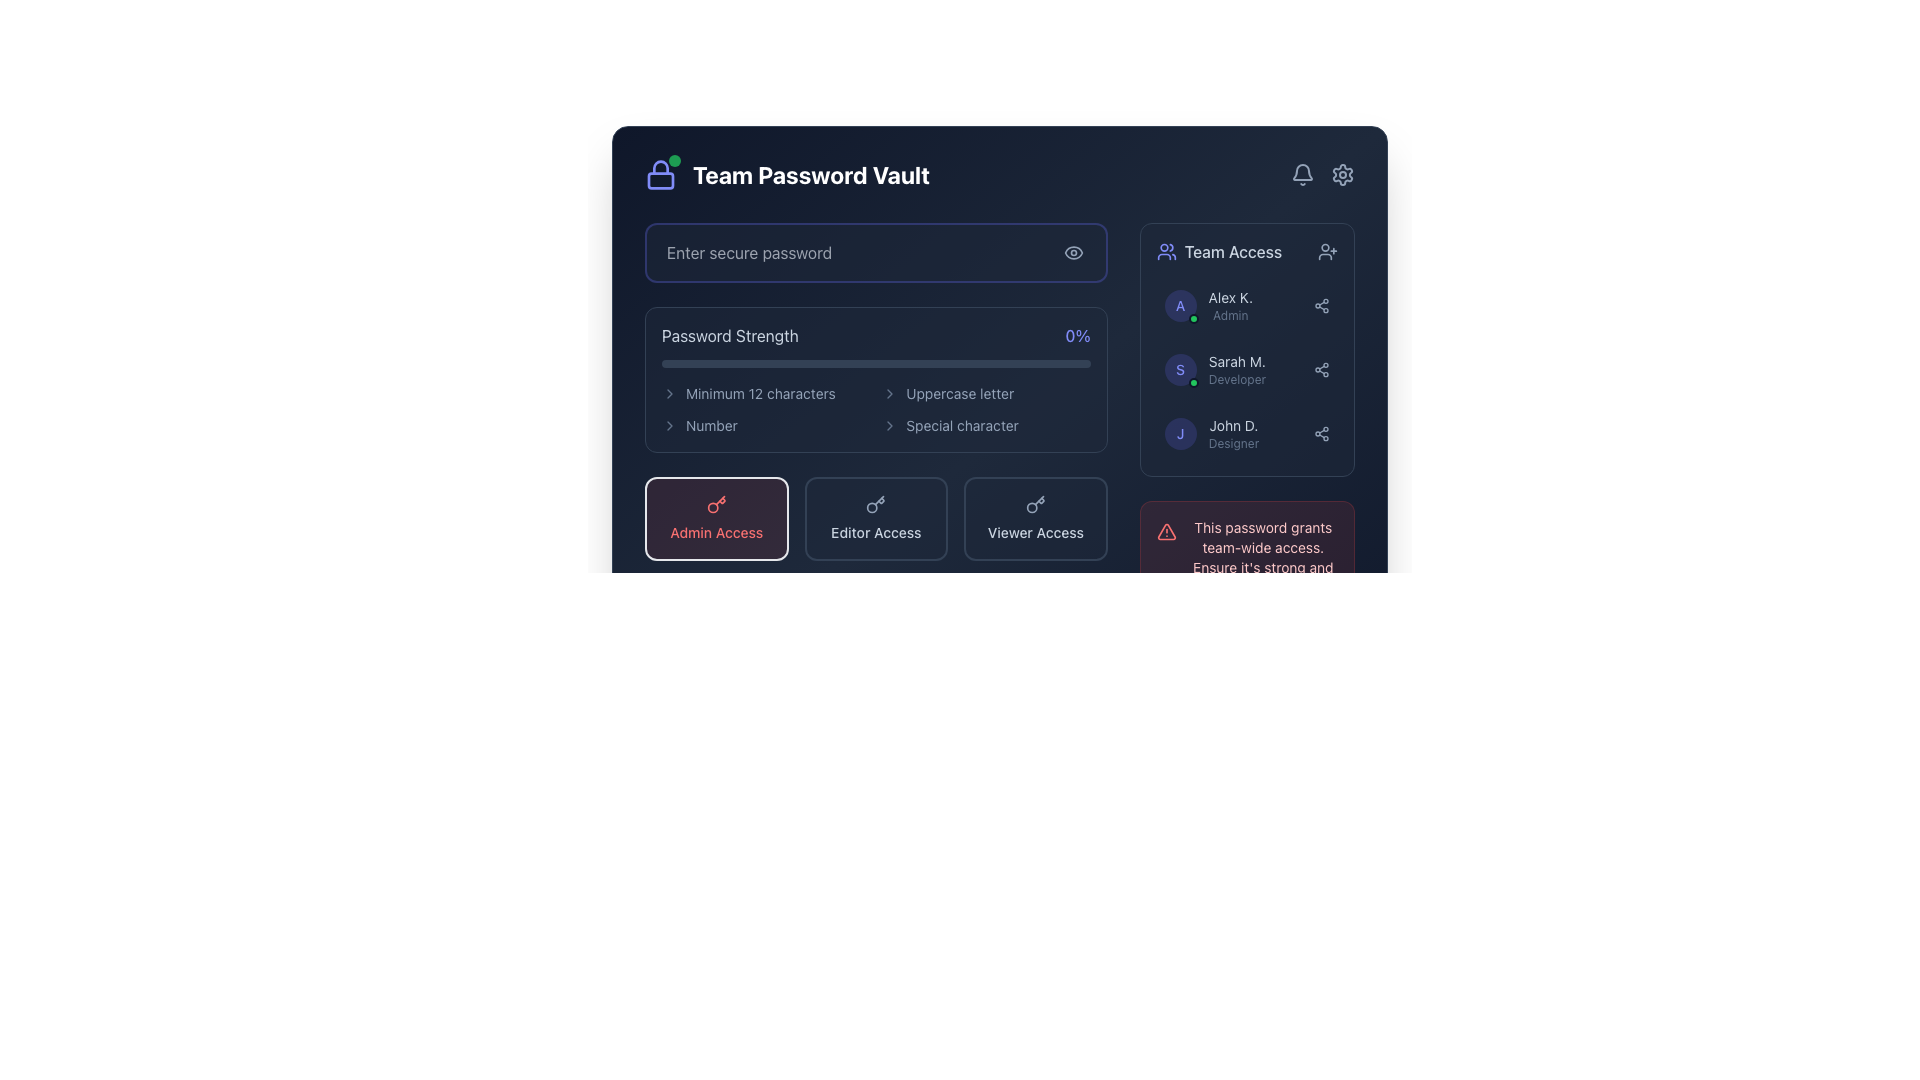 The height and width of the screenshot is (1080, 1920). What do you see at coordinates (1246, 250) in the screenshot?
I see `the header element of the 'Team Access' section to select it, which includes text and icons that signify its purpose` at bounding box center [1246, 250].